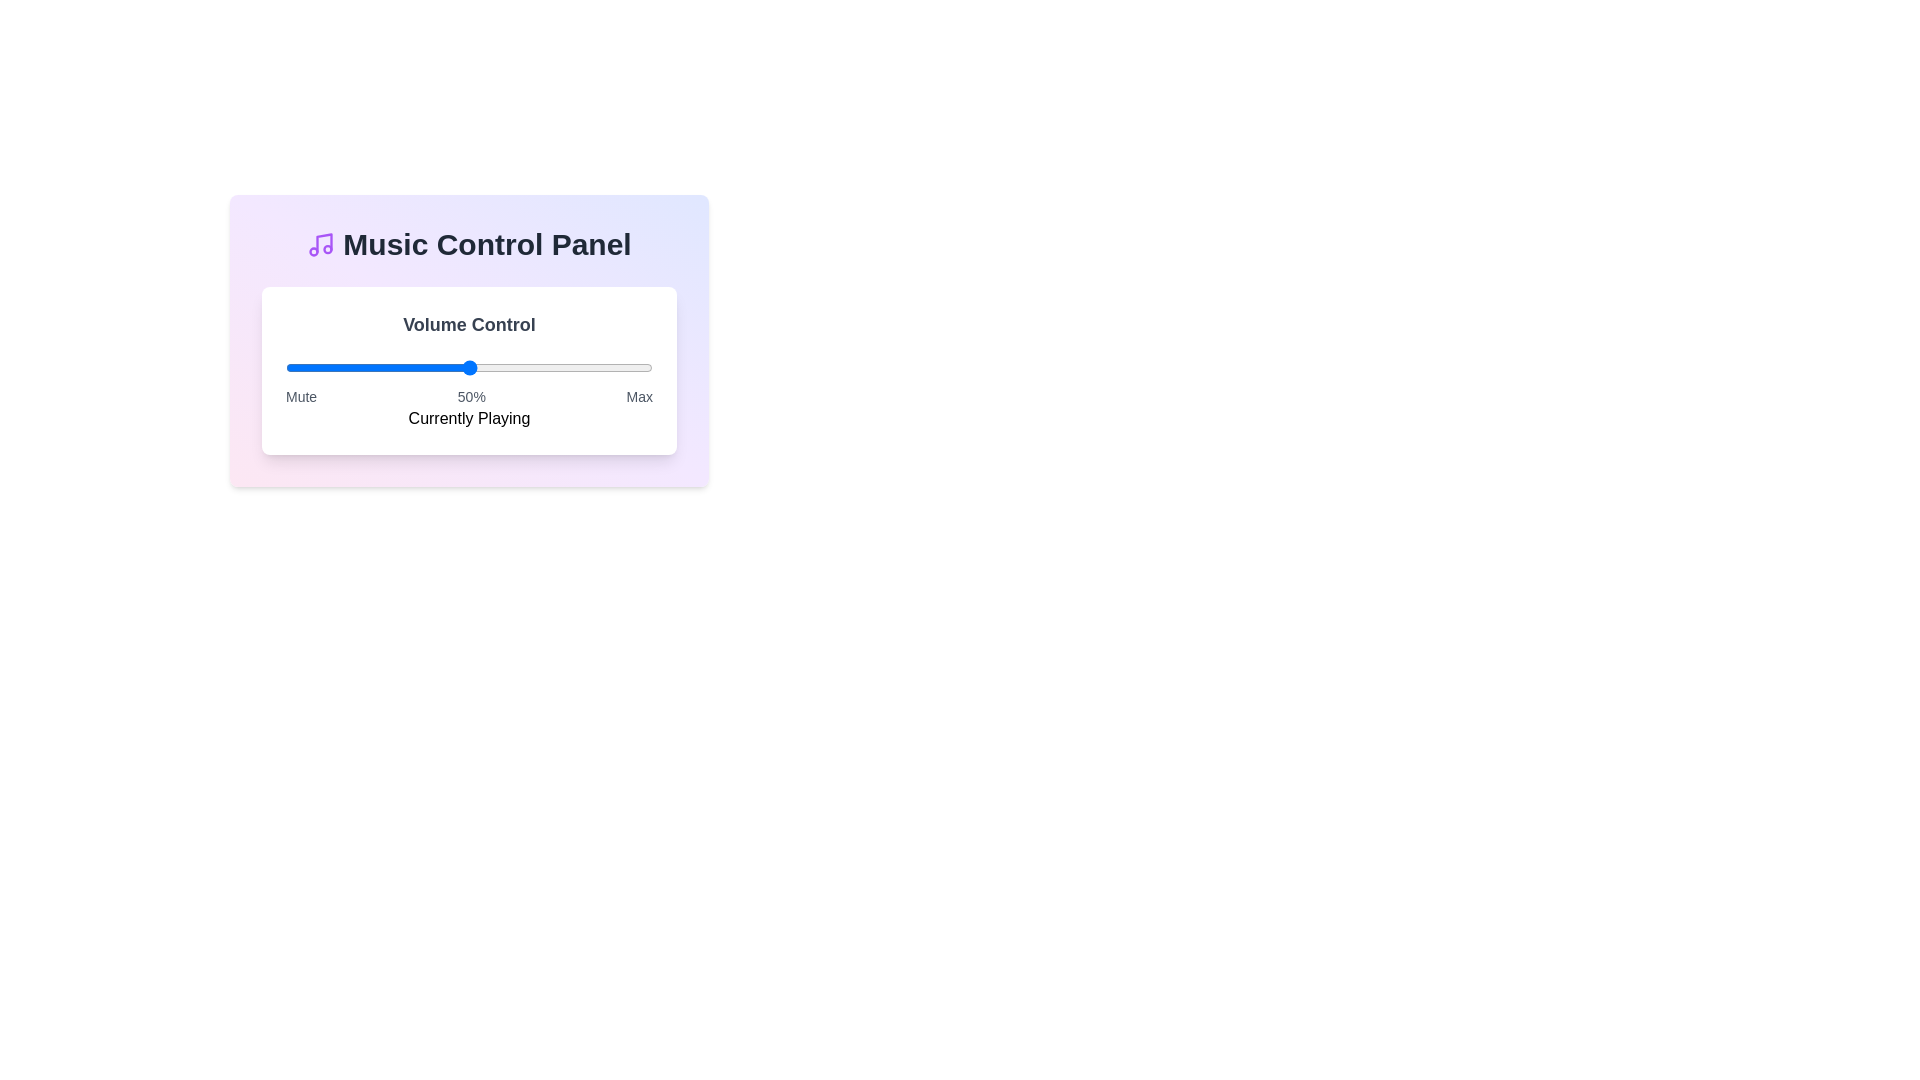  What do you see at coordinates (629, 367) in the screenshot?
I see `the volume slider to 94% level` at bounding box center [629, 367].